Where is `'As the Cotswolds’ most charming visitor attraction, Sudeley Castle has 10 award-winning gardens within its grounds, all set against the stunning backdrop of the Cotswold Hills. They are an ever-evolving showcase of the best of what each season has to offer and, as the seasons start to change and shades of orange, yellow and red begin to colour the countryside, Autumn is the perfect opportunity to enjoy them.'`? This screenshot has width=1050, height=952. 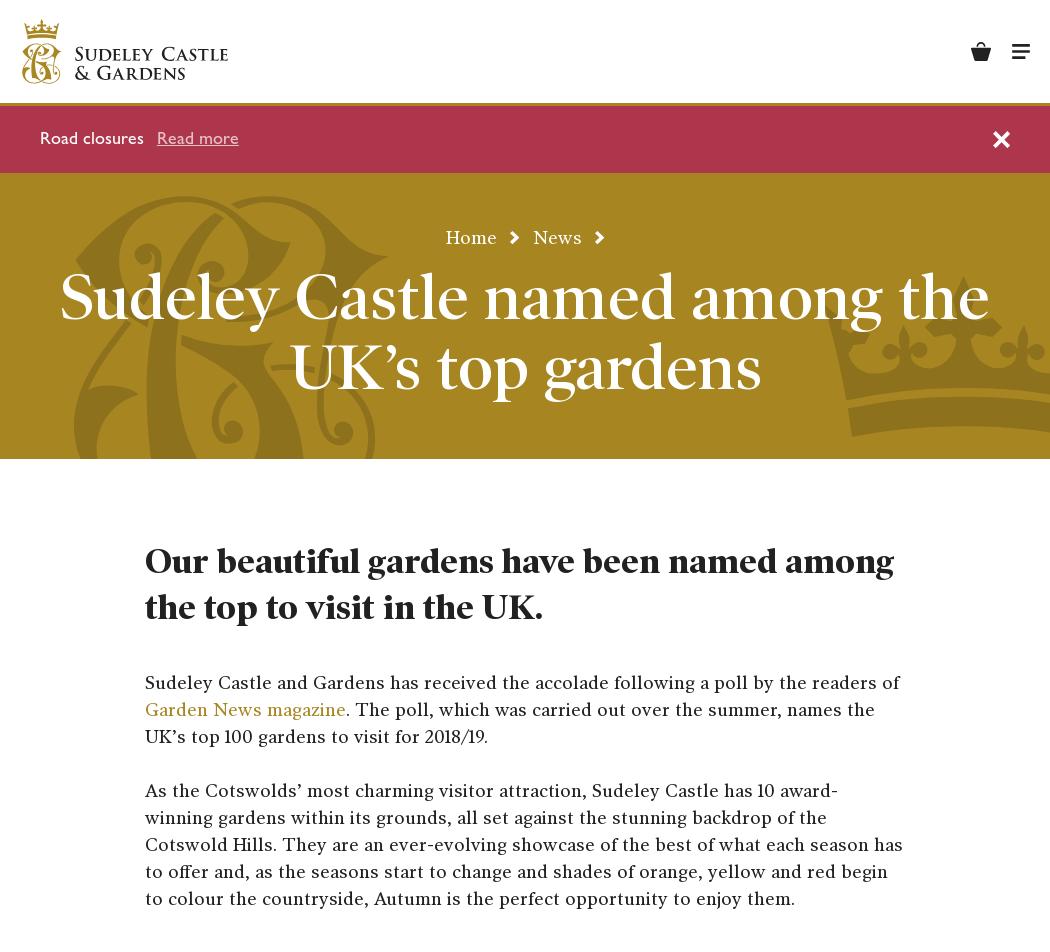
'As the Cotswolds’ most charming visitor attraction, Sudeley Castle has 10 award-winning gardens within its grounds, all set against the stunning backdrop of the Cotswold Hills. They are an ever-evolving showcase of the best of what each season has to offer and, as the seasons start to change and shades of orange, yellow and red begin to colour the countryside, Autumn is the perfect opportunity to enjoy them.' is located at coordinates (522, 844).